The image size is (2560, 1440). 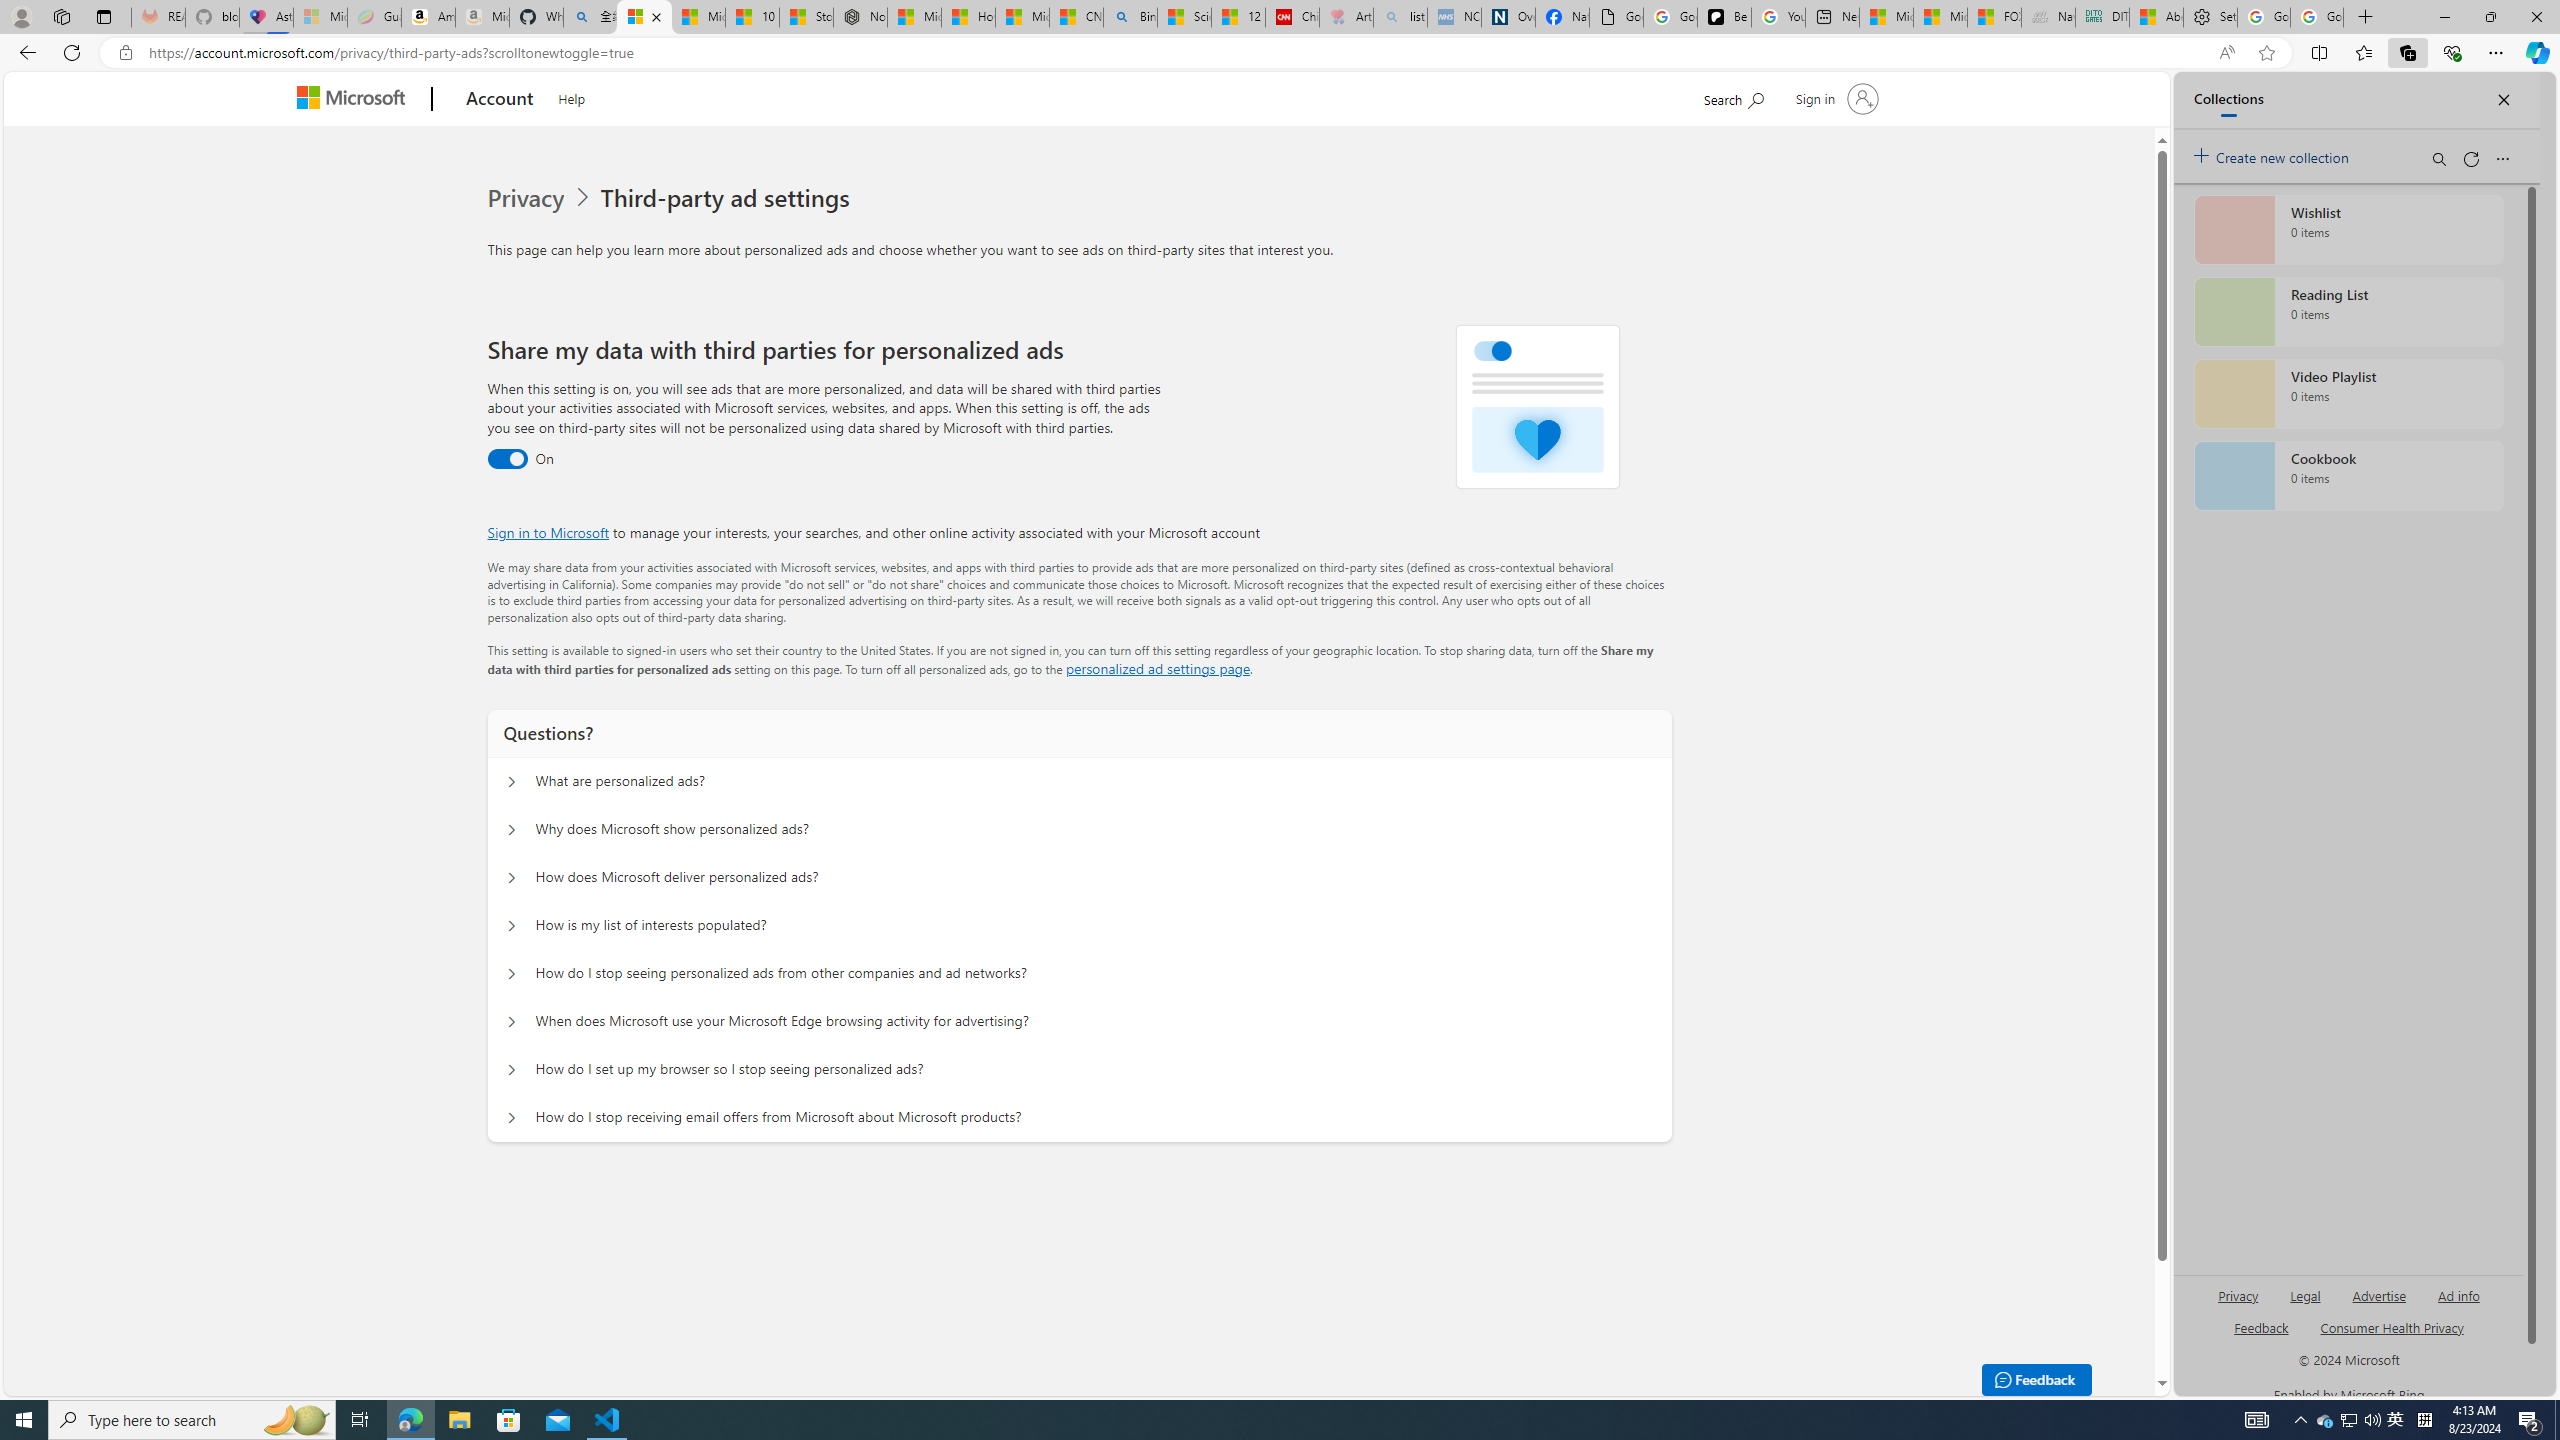 What do you see at coordinates (319, 16) in the screenshot?
I see `'Microsoft-Report a Concern to Bing - Sleeping'` at bounding box center [319, 16].